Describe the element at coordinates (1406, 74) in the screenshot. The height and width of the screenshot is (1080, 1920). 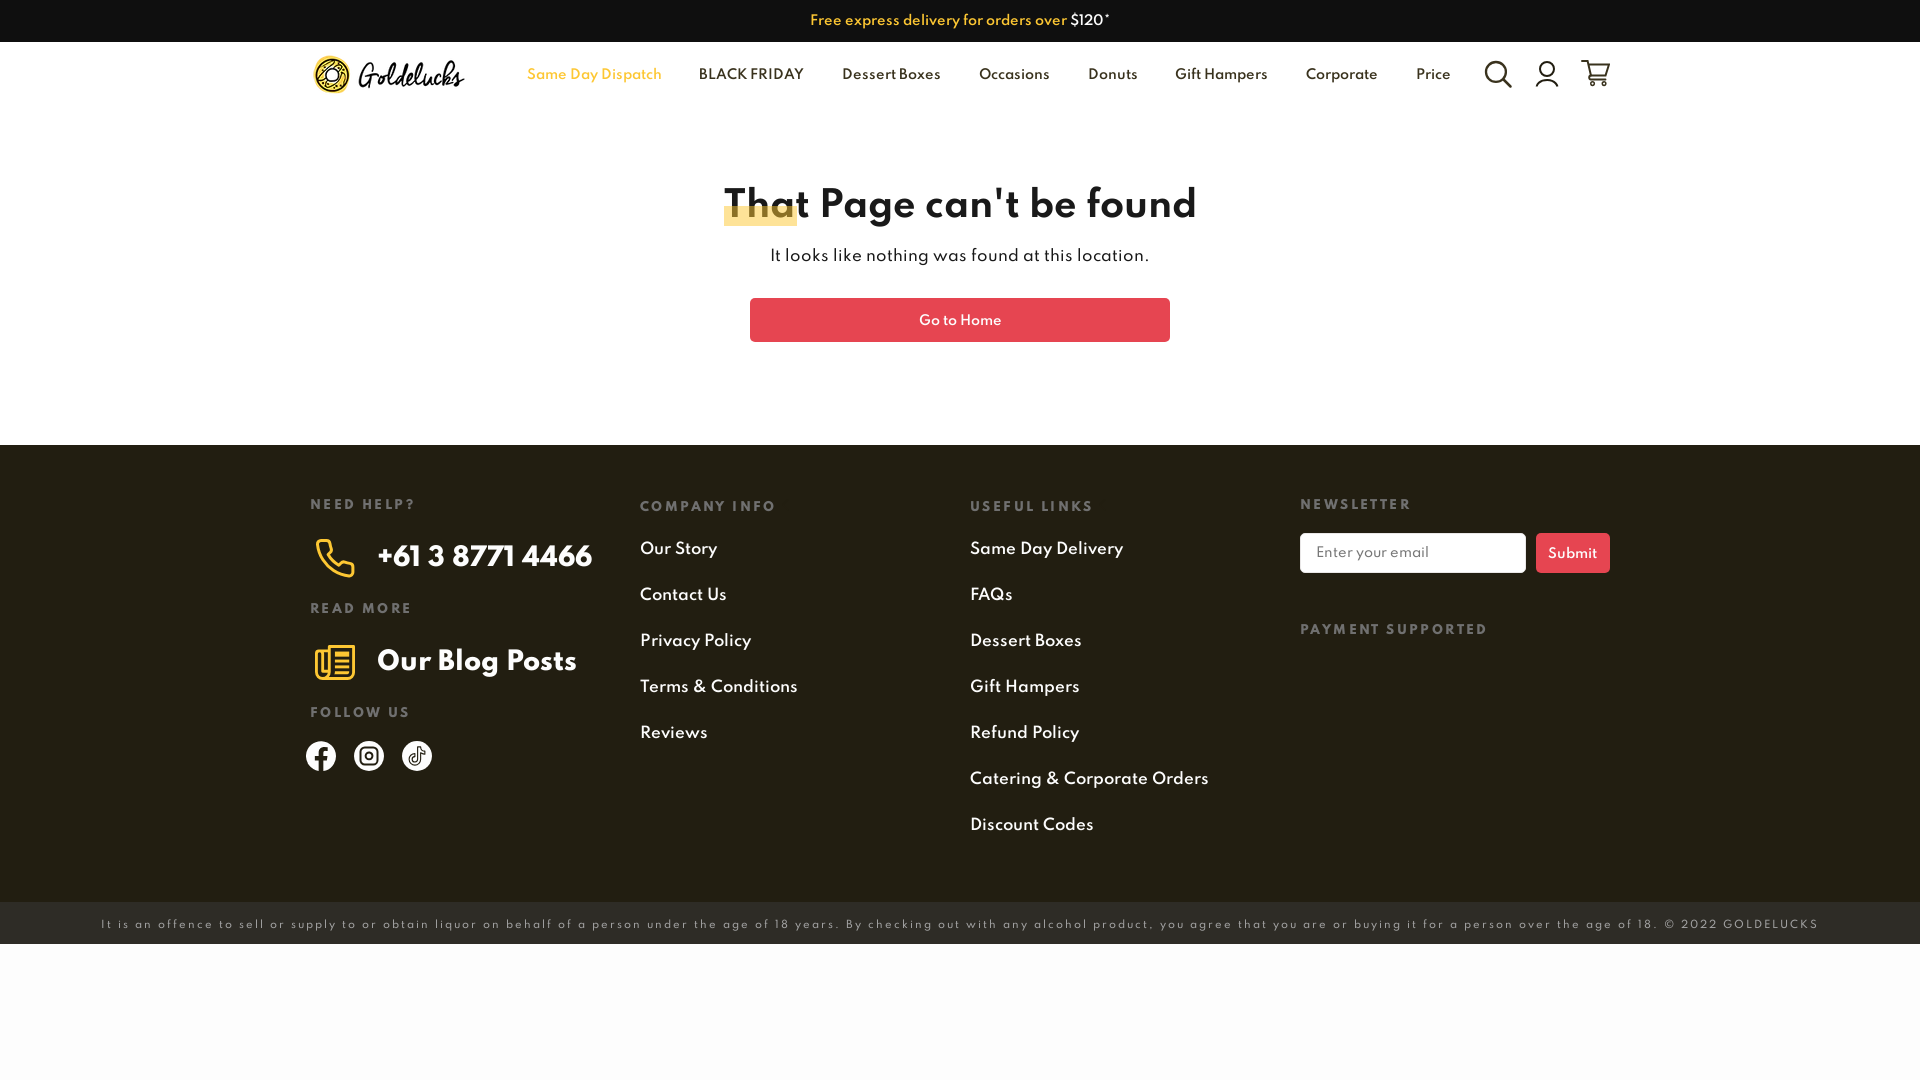
I see `'Price'` at that location.